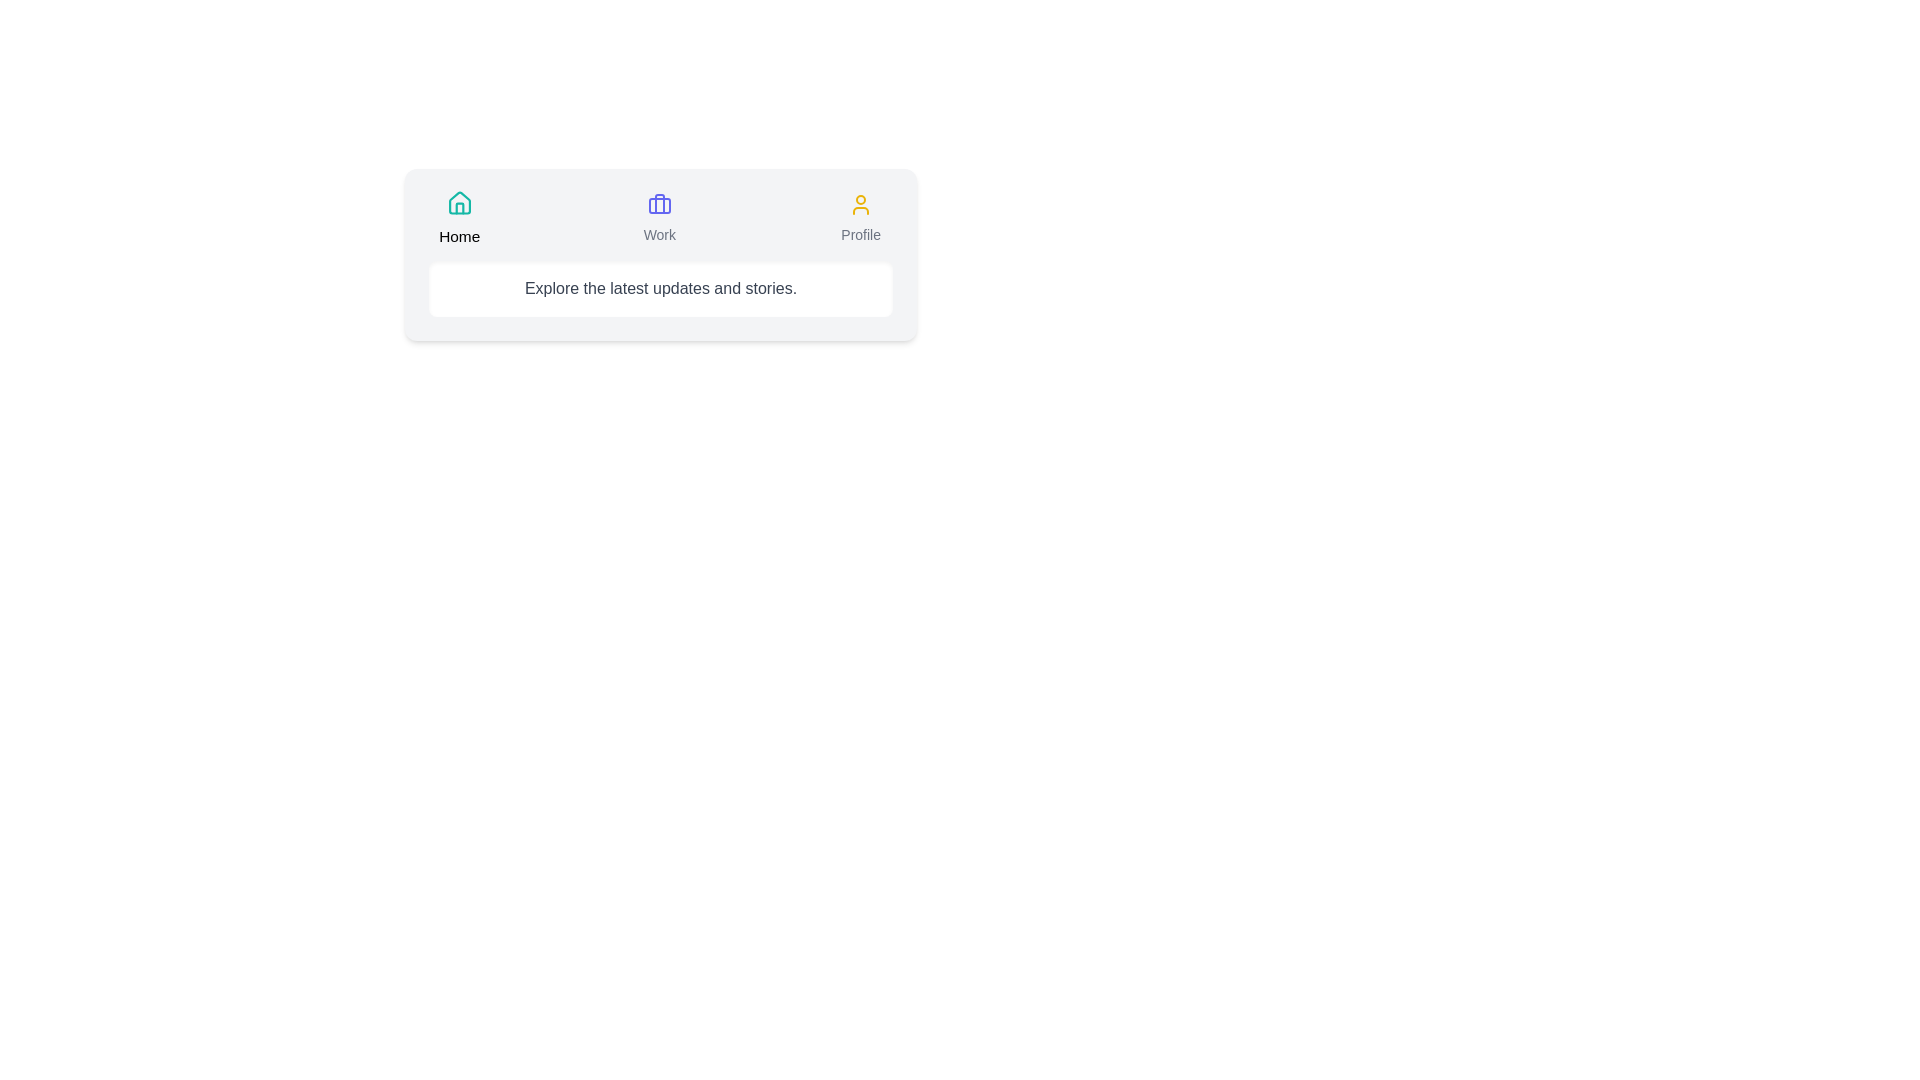  What do you see at coordinates (458, 219) in the screenshot?
I see `the Home tab to switch to it` at bounding box center [458, 219].